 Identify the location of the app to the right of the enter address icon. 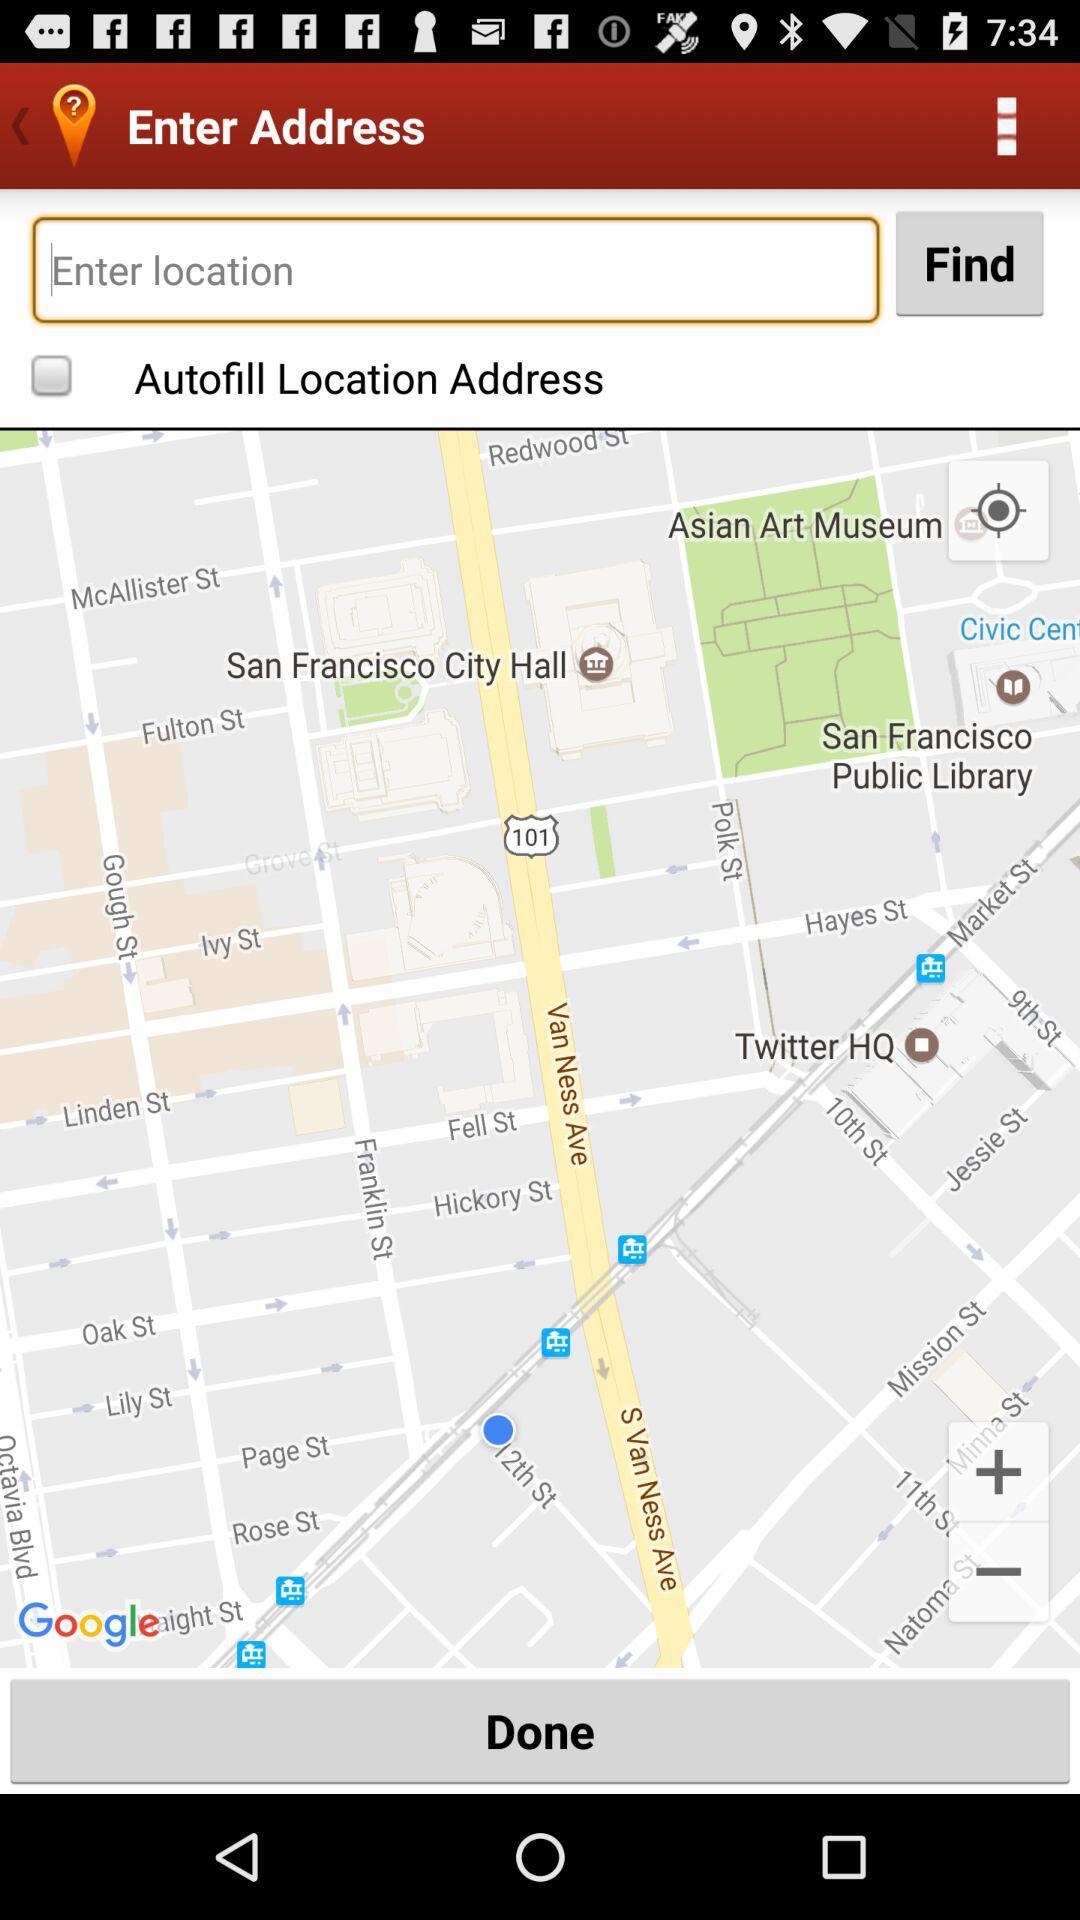
(1006, 124).